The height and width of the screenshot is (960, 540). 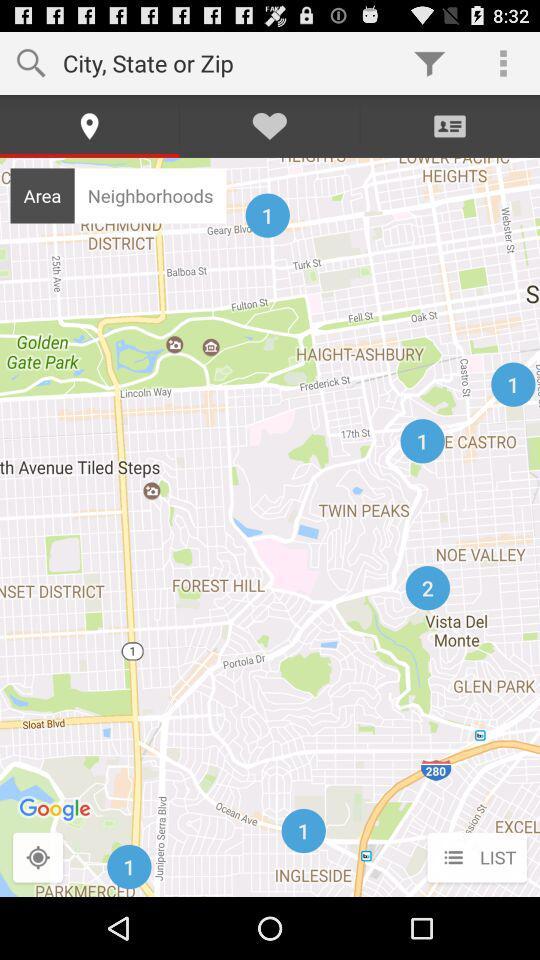 What do you see at coordinates (42, 195) in the screenshot?
I see `the icon to the left of neighborhoods icon` at bounding box center [42, 195].